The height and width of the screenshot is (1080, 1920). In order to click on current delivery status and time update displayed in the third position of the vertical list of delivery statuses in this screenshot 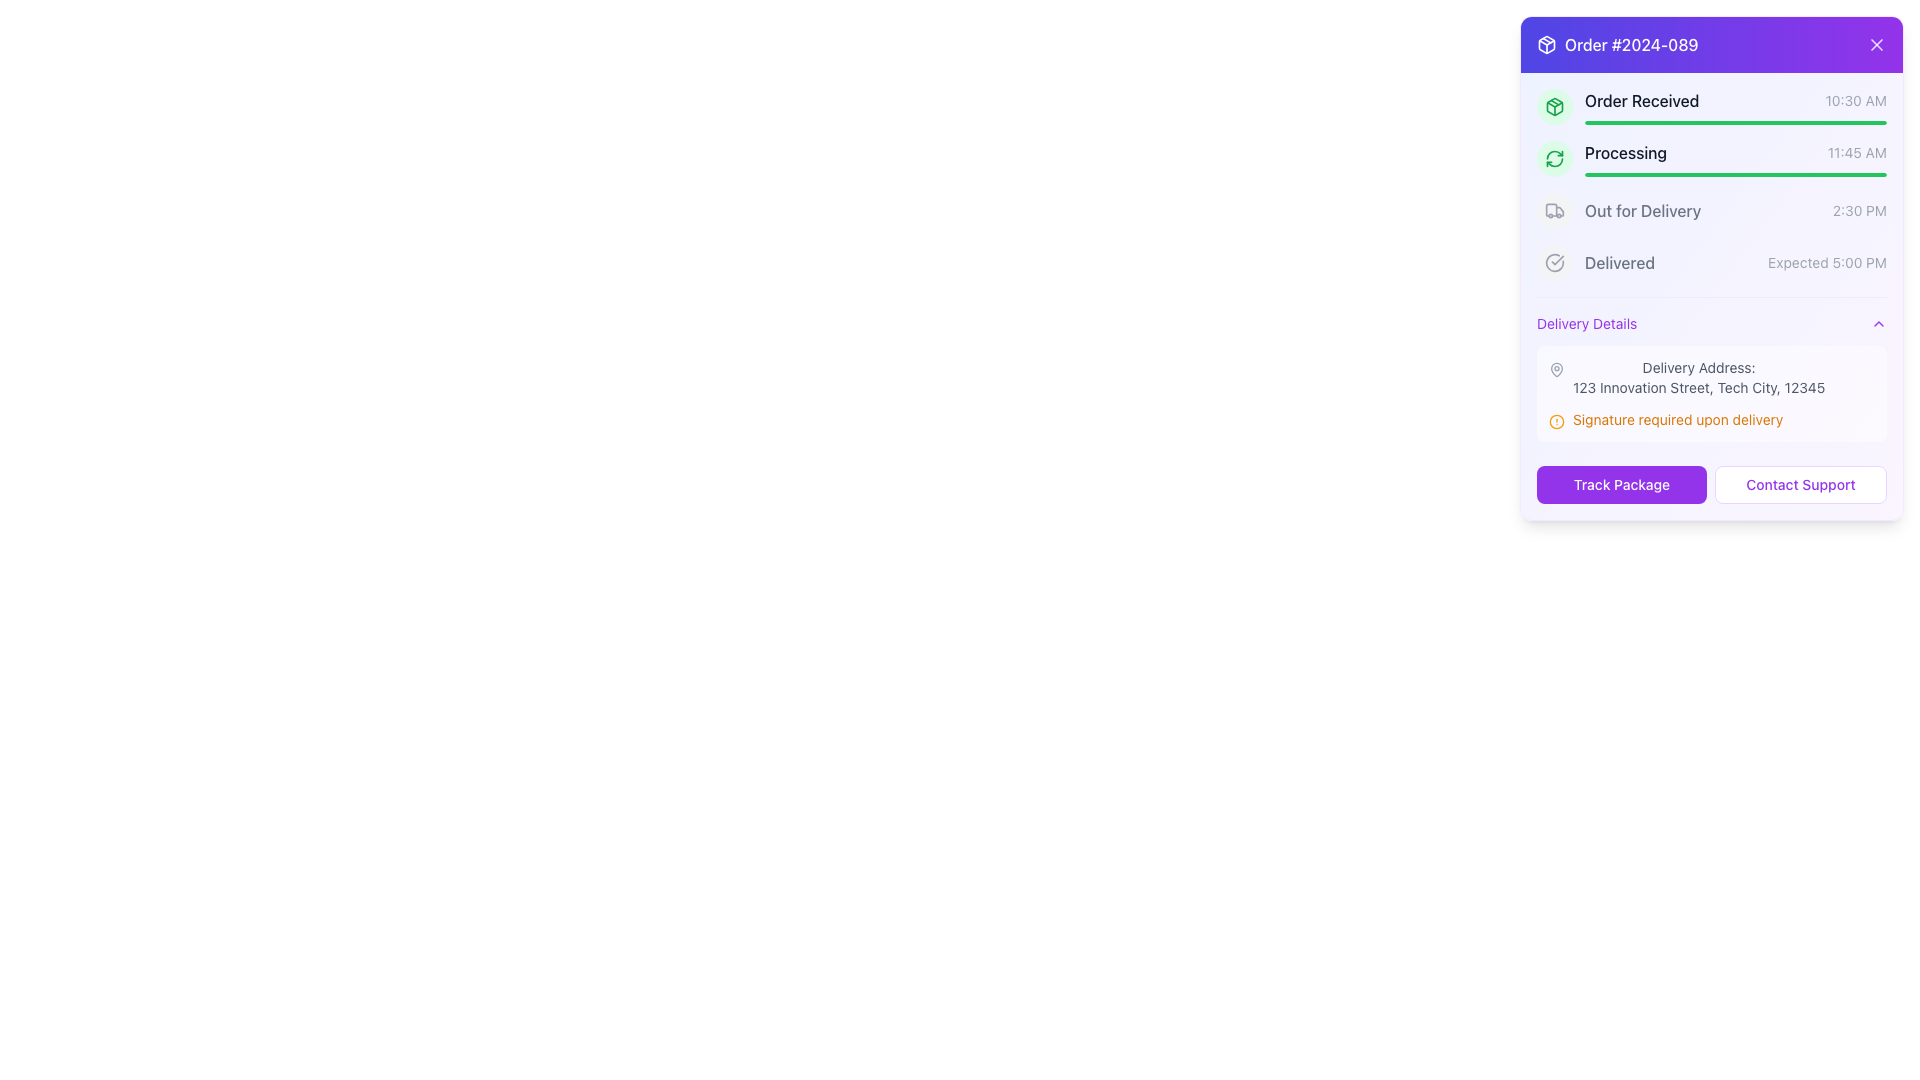, I will do `click(1735, 211)`.